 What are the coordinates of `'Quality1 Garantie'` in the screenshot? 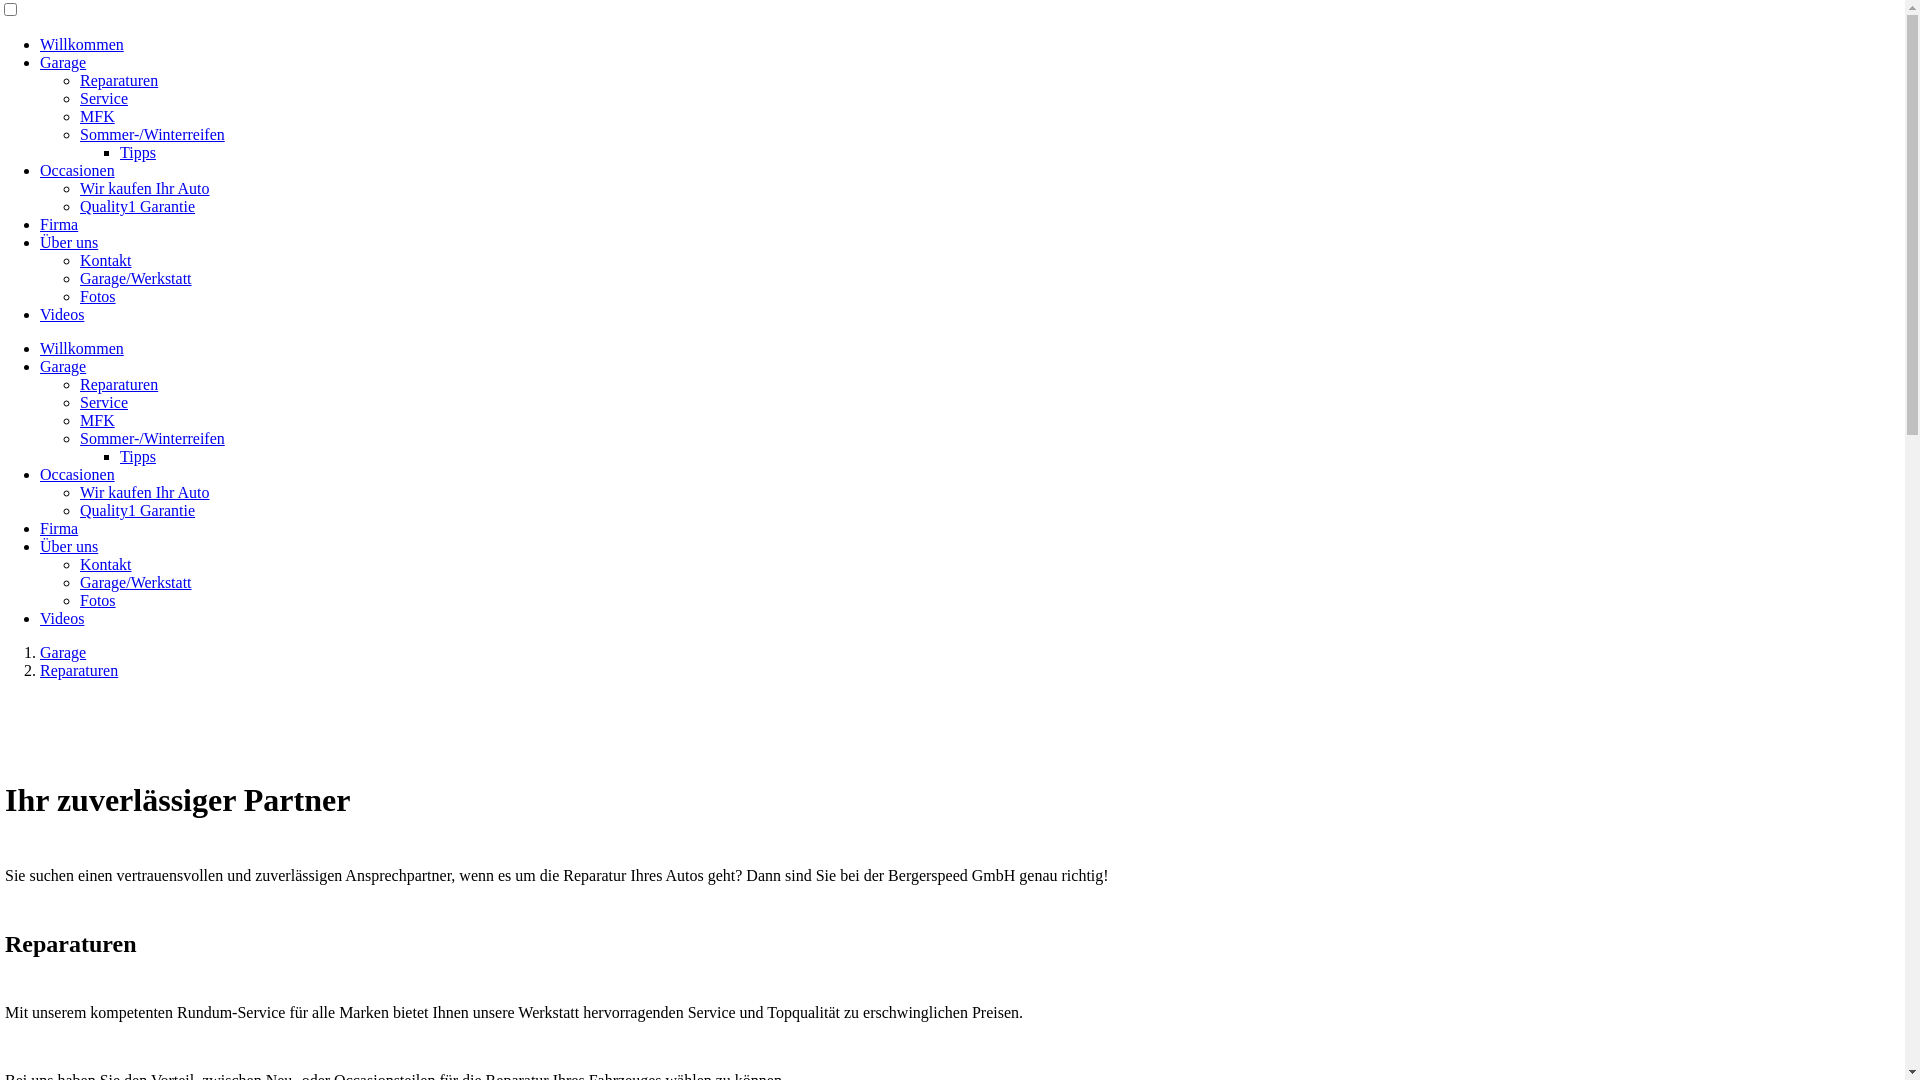 It's located at (136, 206).